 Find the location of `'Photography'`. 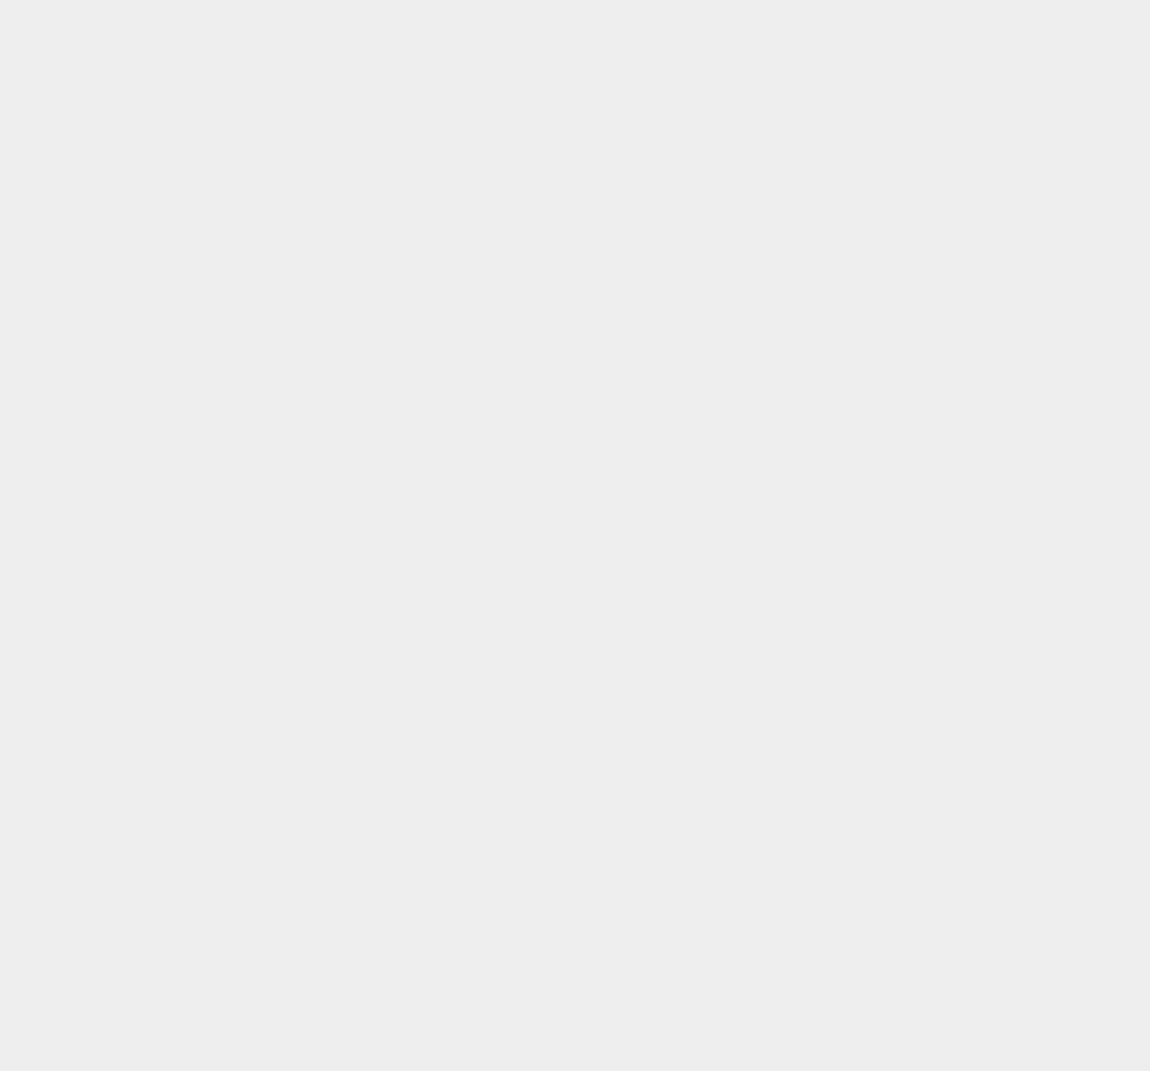

'Photography' is located at coordinates (852, 990).